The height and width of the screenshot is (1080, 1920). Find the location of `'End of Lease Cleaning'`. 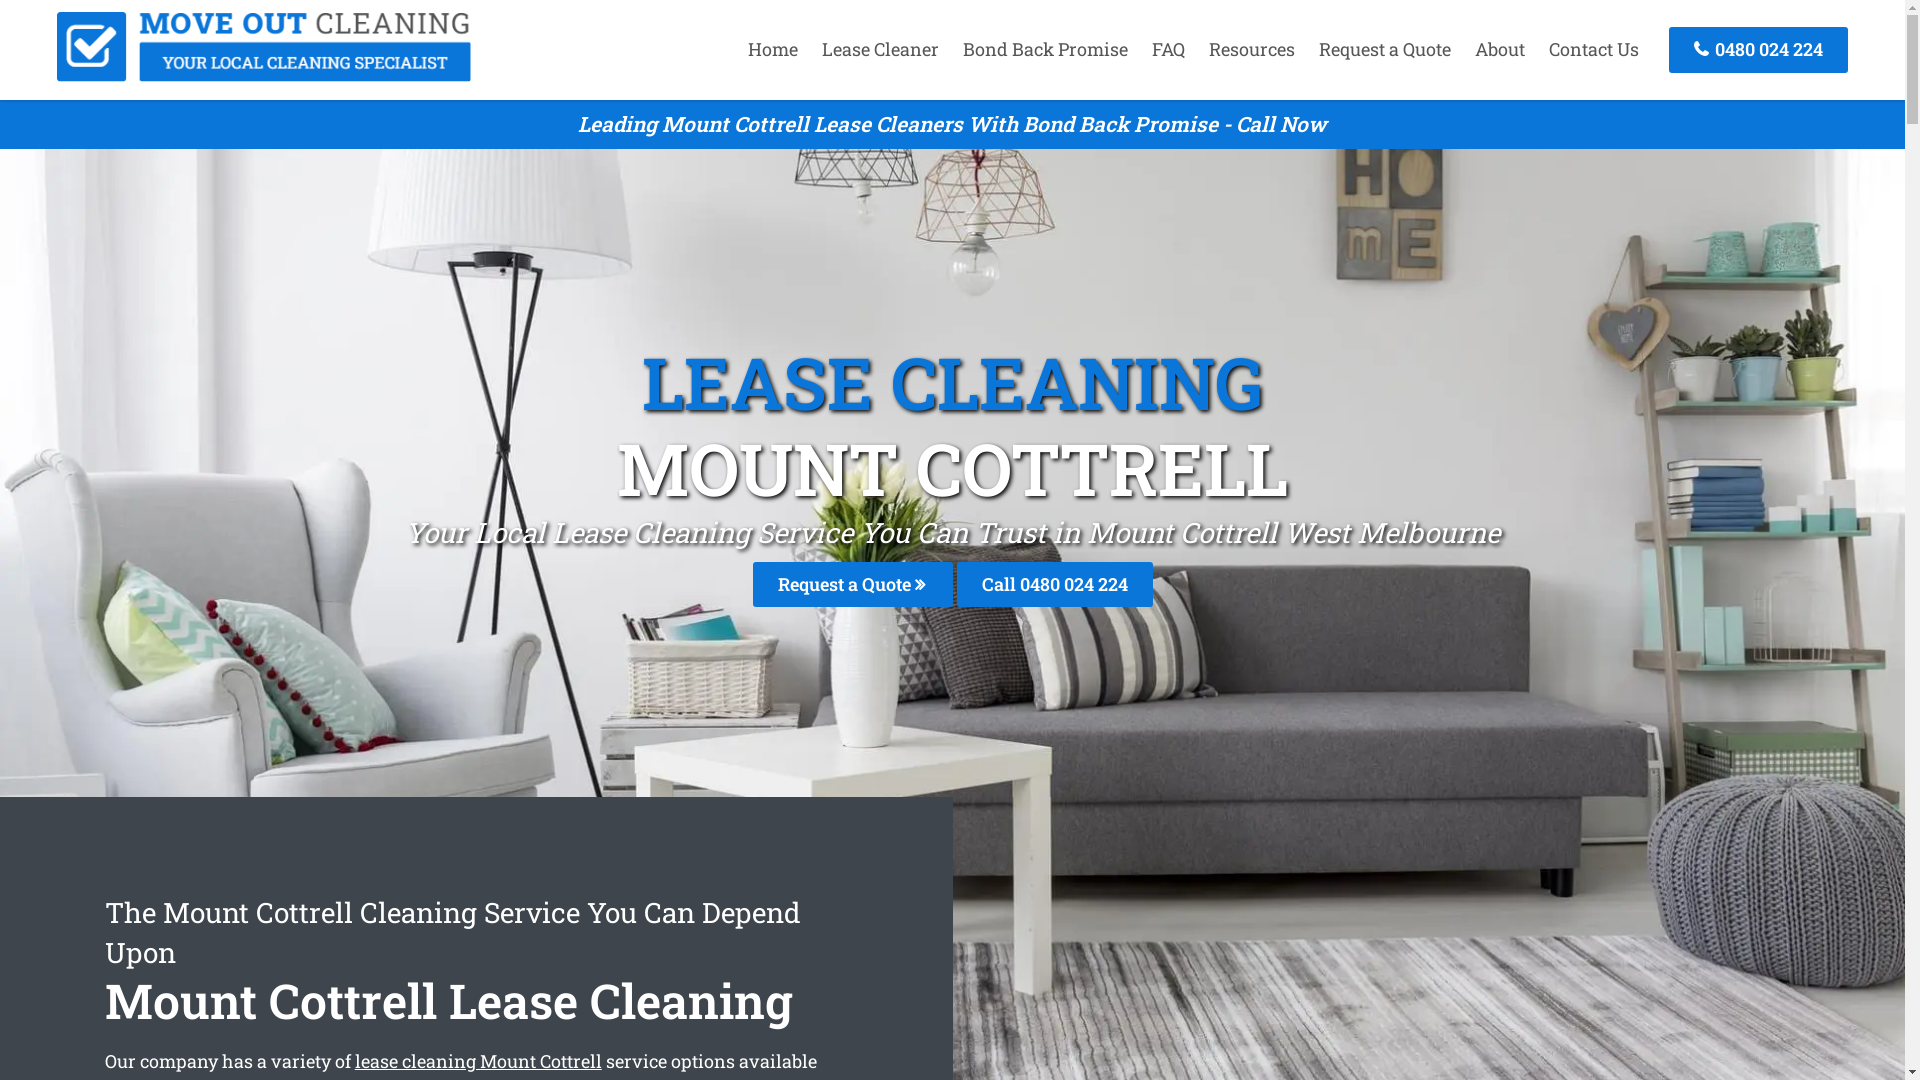

'End of Lease Cleaning' is located at coordinates (263, 73).